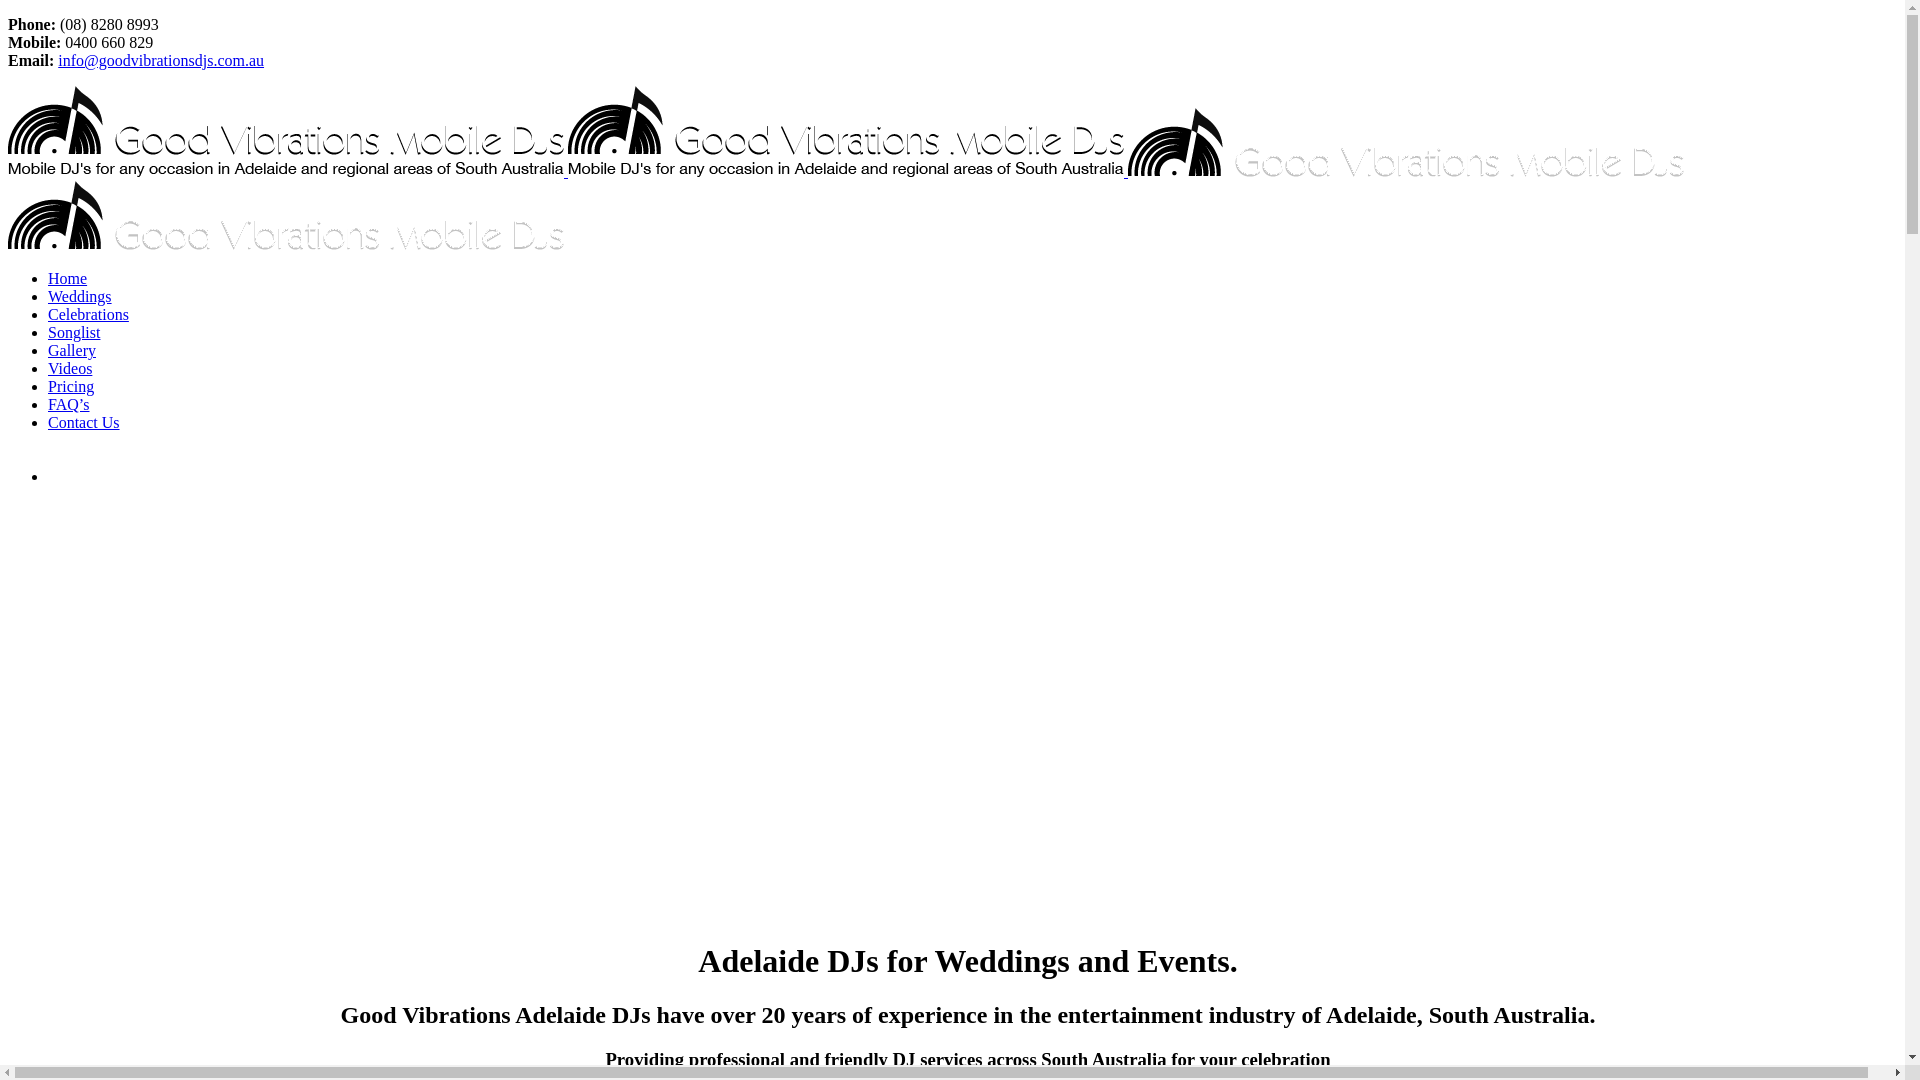 The height and width of the screenshot is (1080, 1920). Describe the element at coordinates (161, 59) in the screenshot. I see `'info@goodvibrationsdjs.com.au'` at that location.